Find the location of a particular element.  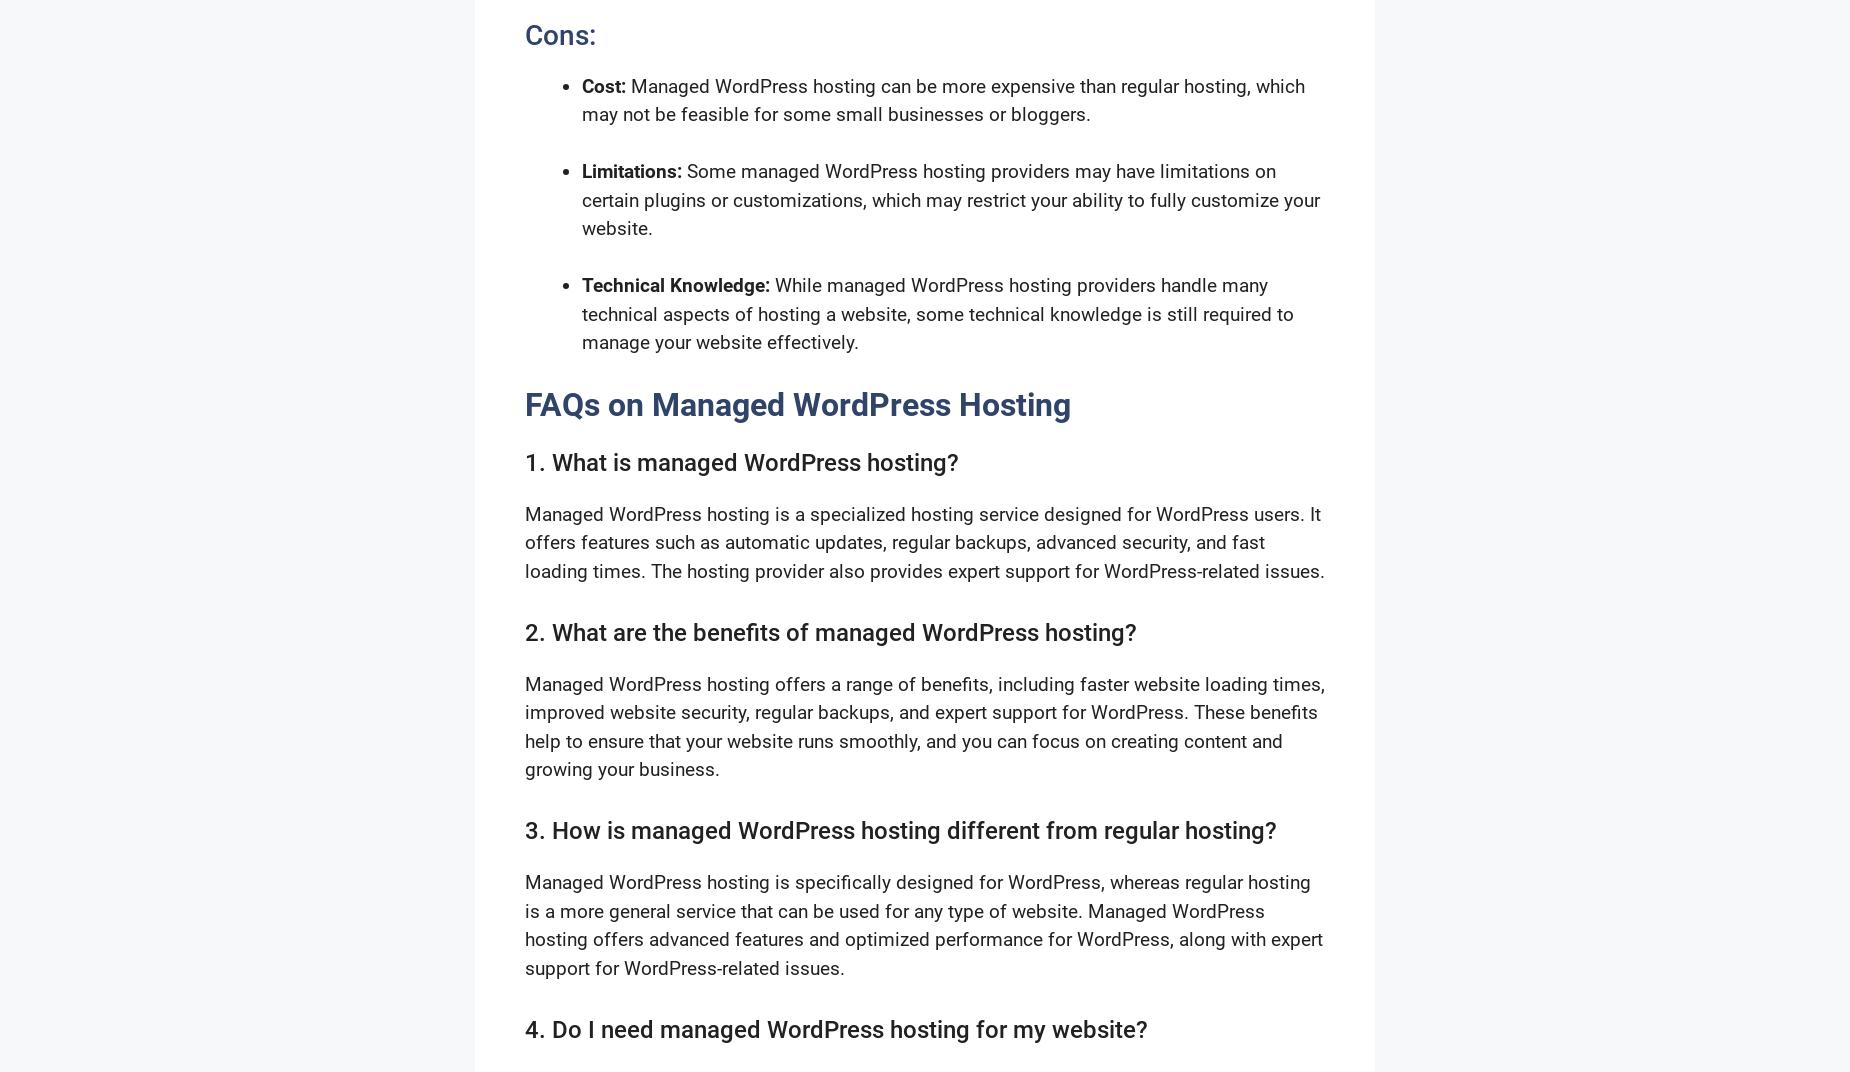

'Managed WordPress hosting is a specialized hosting service designed for WordPress users. It offers features such as automatic updates, regular backups, advanced security, and fast loading times. The hosting provider also provides expert support for WordPress-related issues.' is located at coordinates (925, 541).